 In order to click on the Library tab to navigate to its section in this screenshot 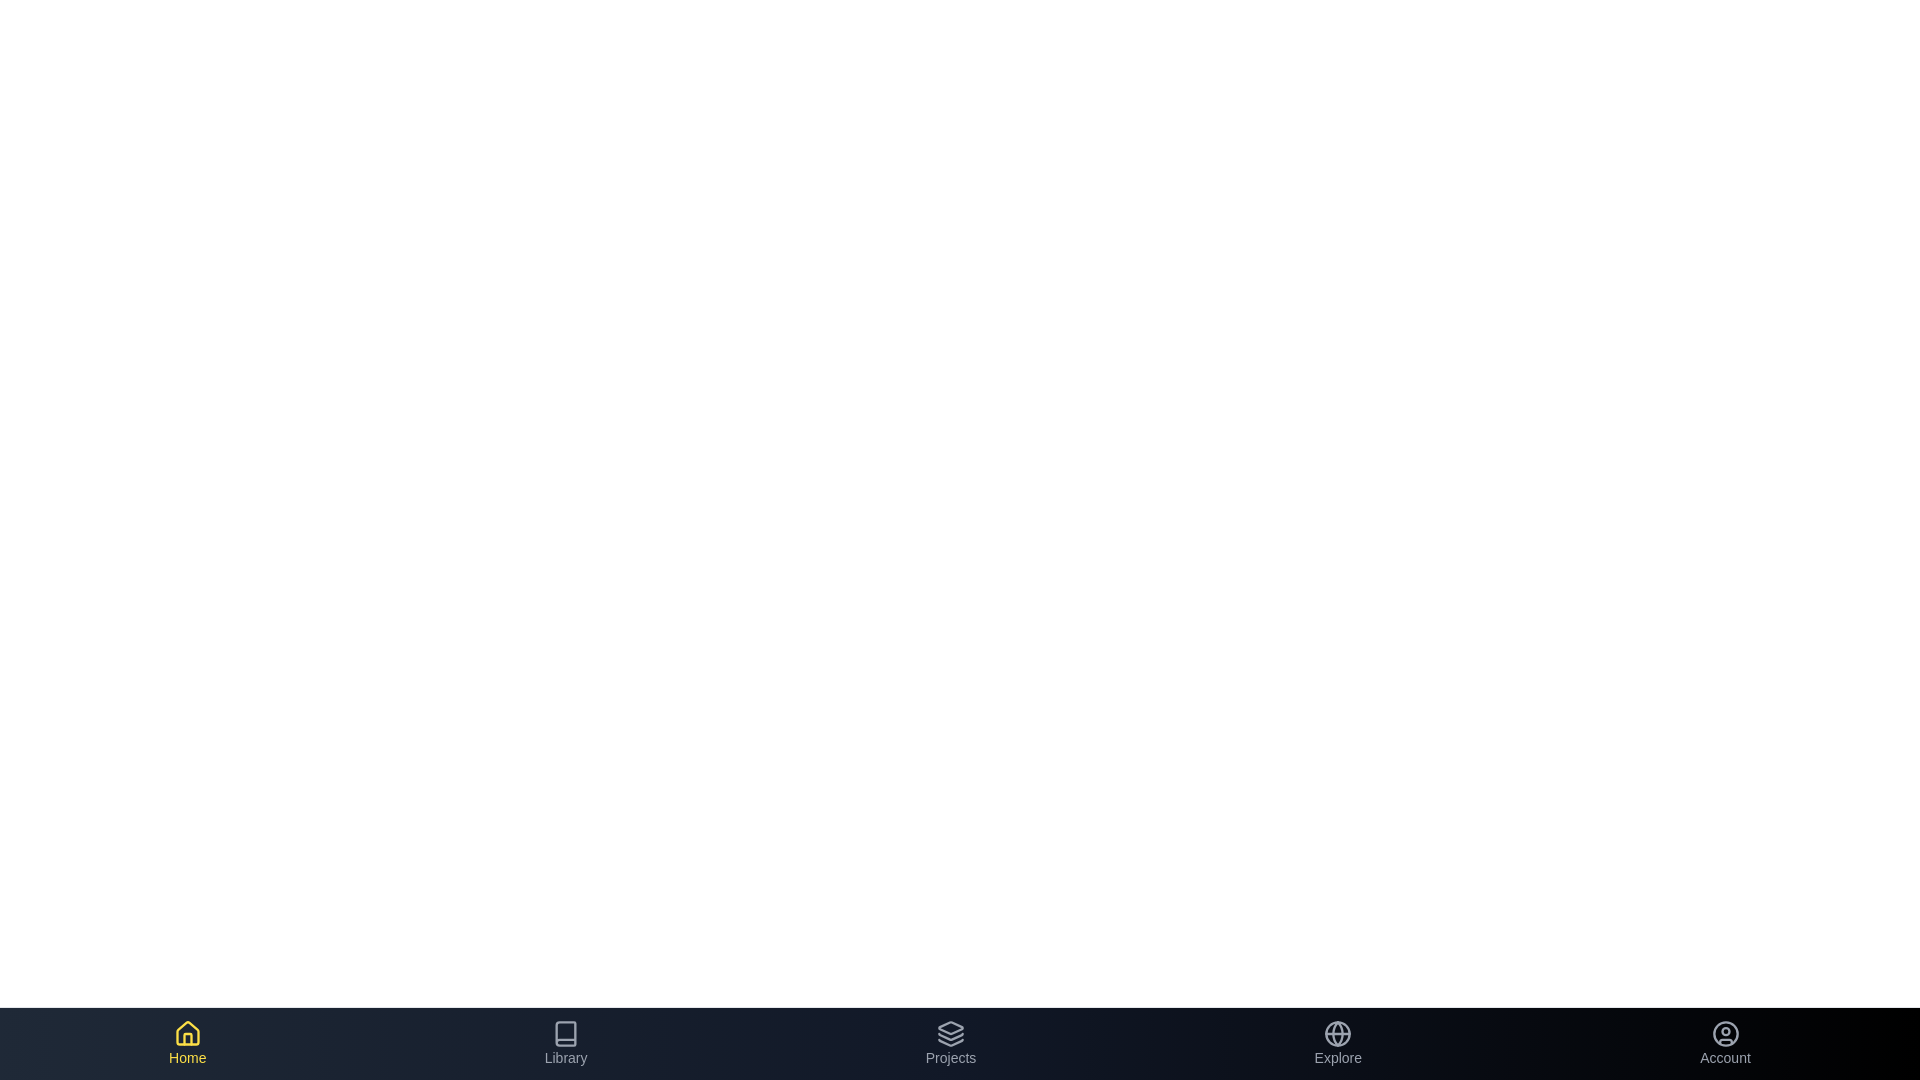, I will do `click(565, 1043)`.